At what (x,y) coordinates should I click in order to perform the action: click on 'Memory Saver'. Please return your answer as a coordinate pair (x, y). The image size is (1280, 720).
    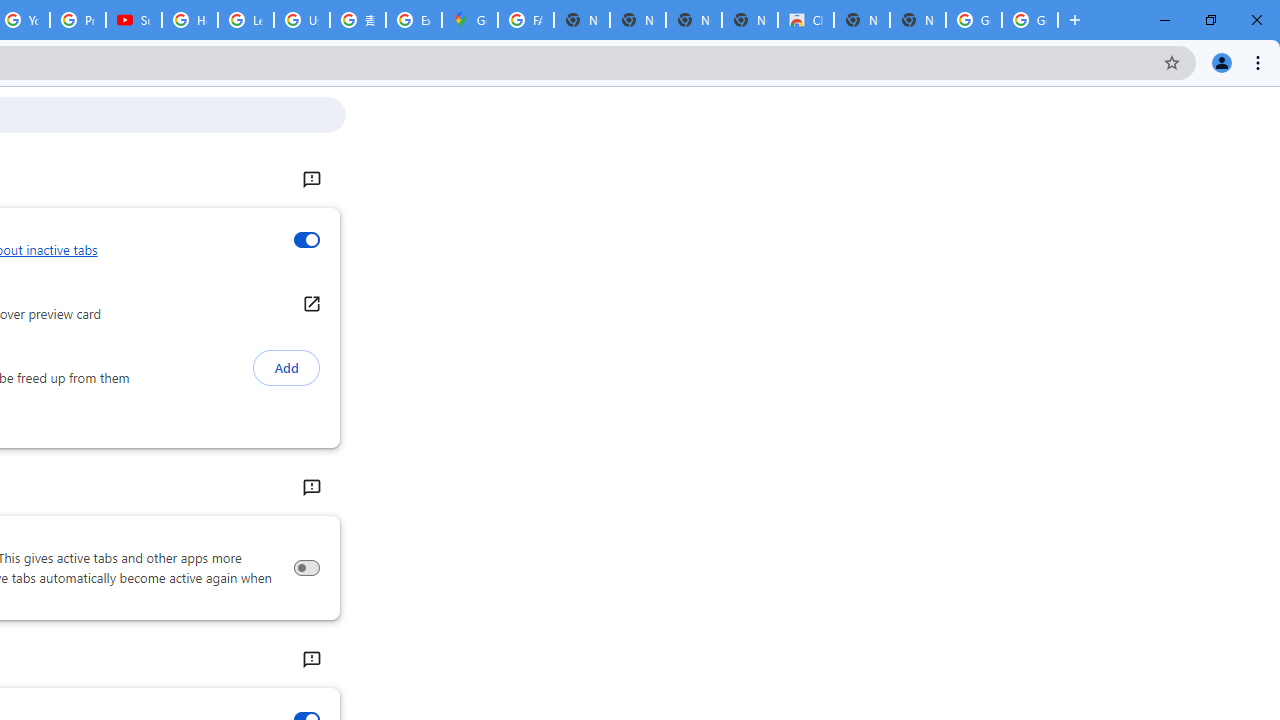
    Looking at the image, I should click on (305, 568).